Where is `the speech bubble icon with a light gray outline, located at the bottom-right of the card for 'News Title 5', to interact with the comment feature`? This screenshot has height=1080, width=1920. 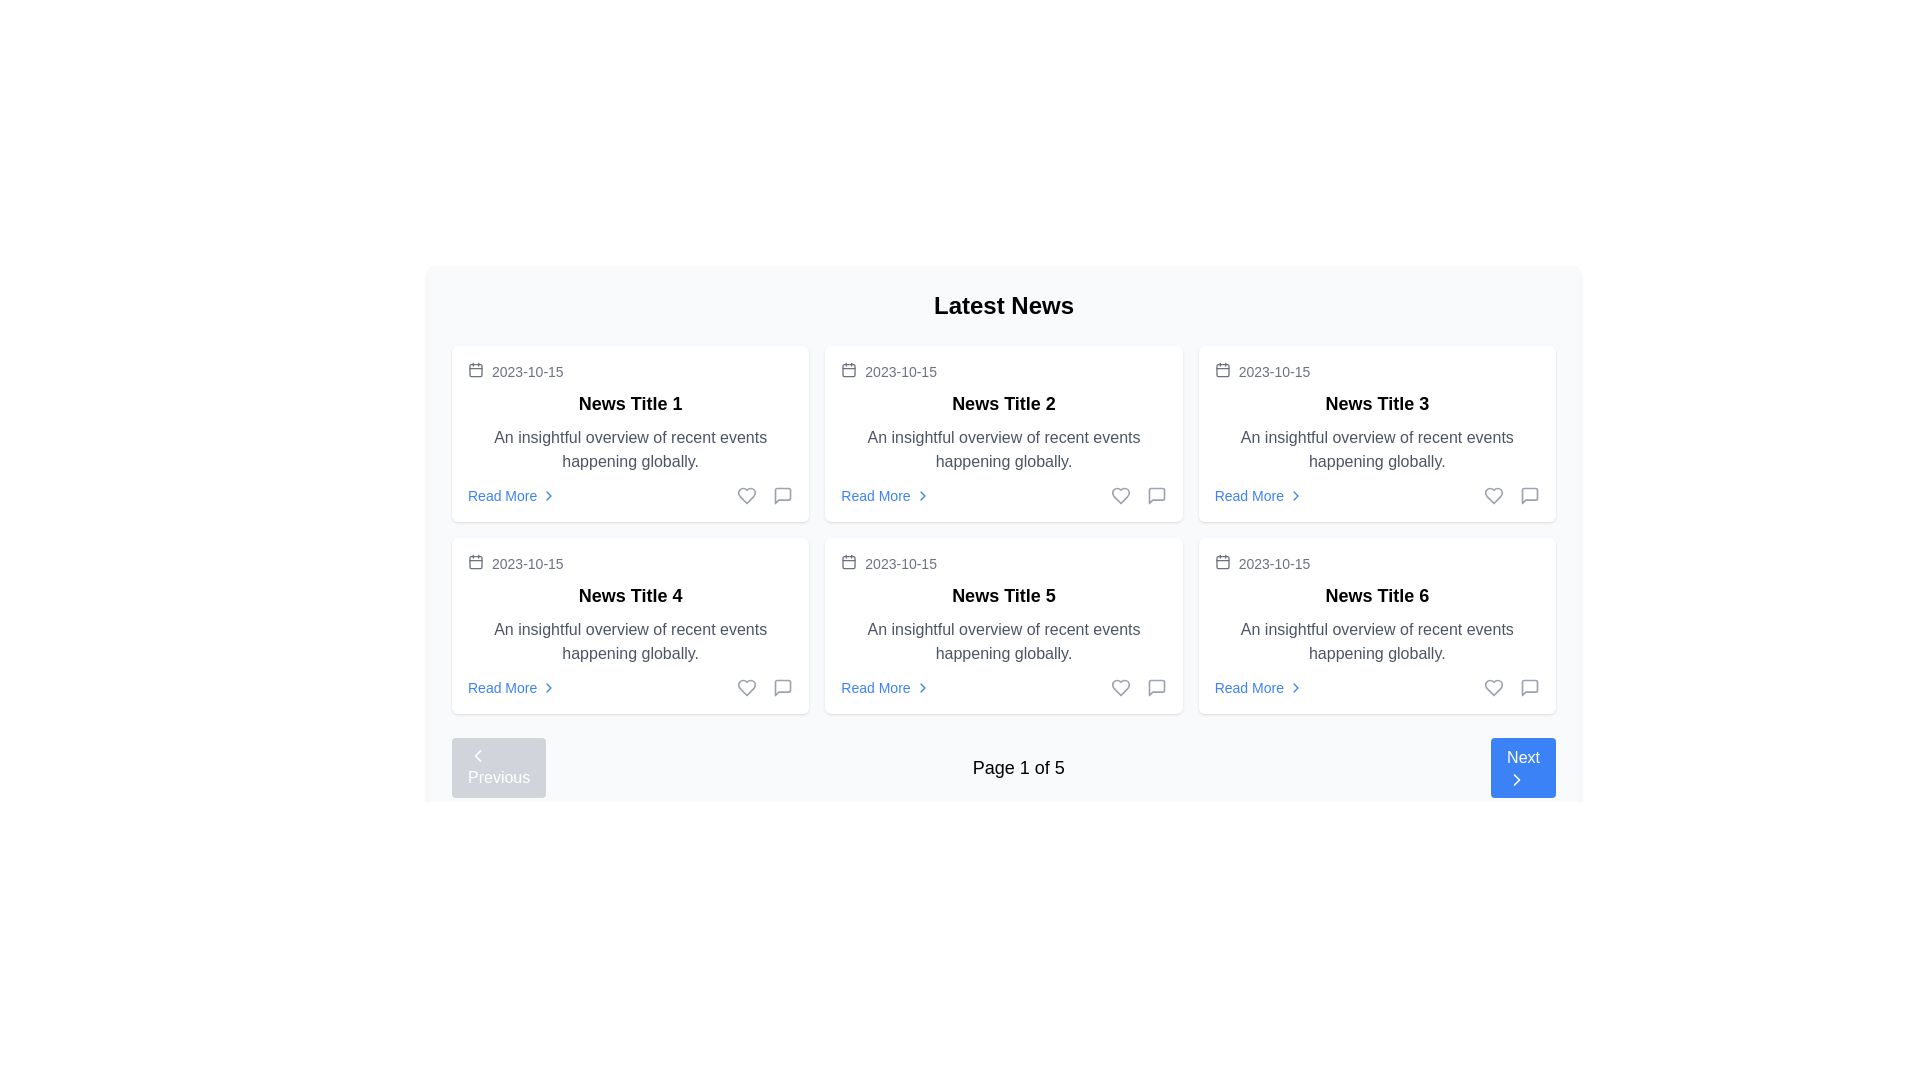
the speech bubble icon with a light gray outline, located at the bottom-right of the card for 'News Title 5', to interact with the comment feature is located at coordinates (1156, 686).